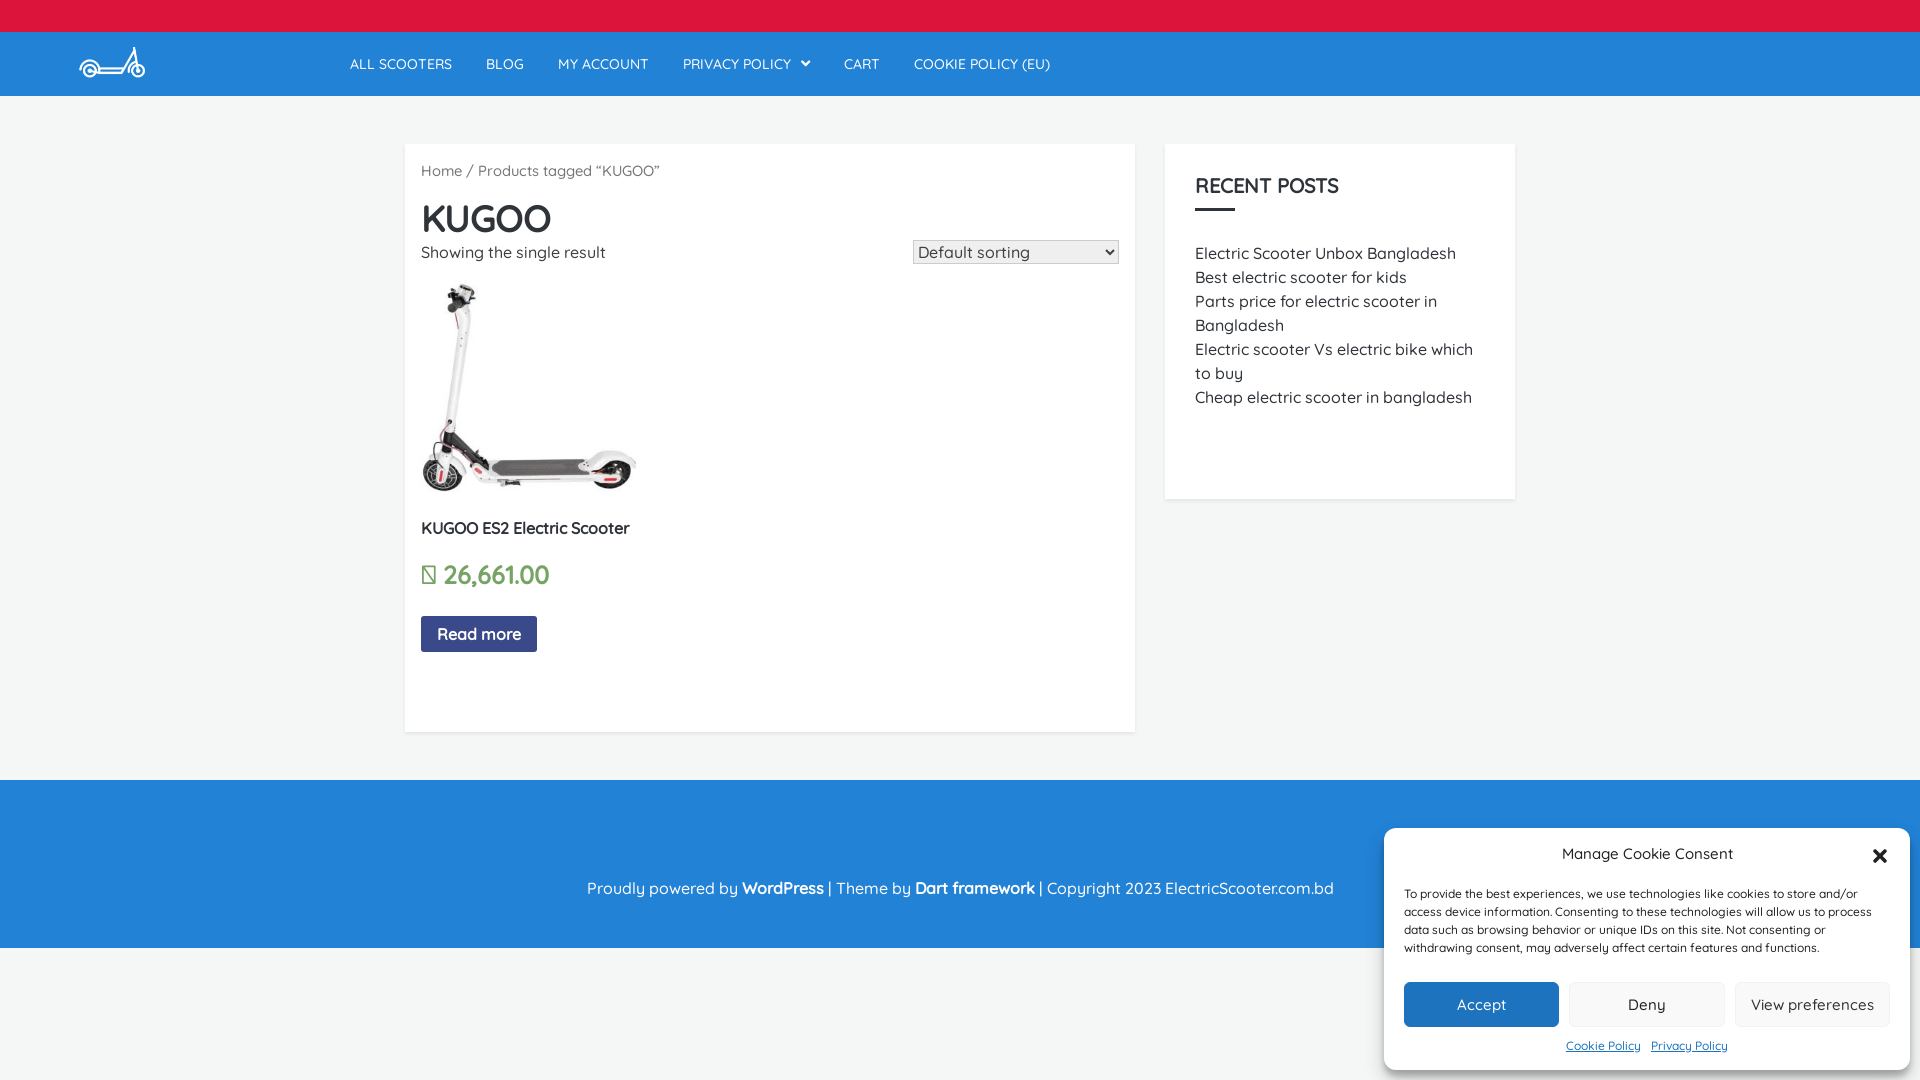 This screenshot has width=1920, height=1080. Describe the element at coordinates (974, 886) in the screenshot. I see `'Dart framework'` at that location.